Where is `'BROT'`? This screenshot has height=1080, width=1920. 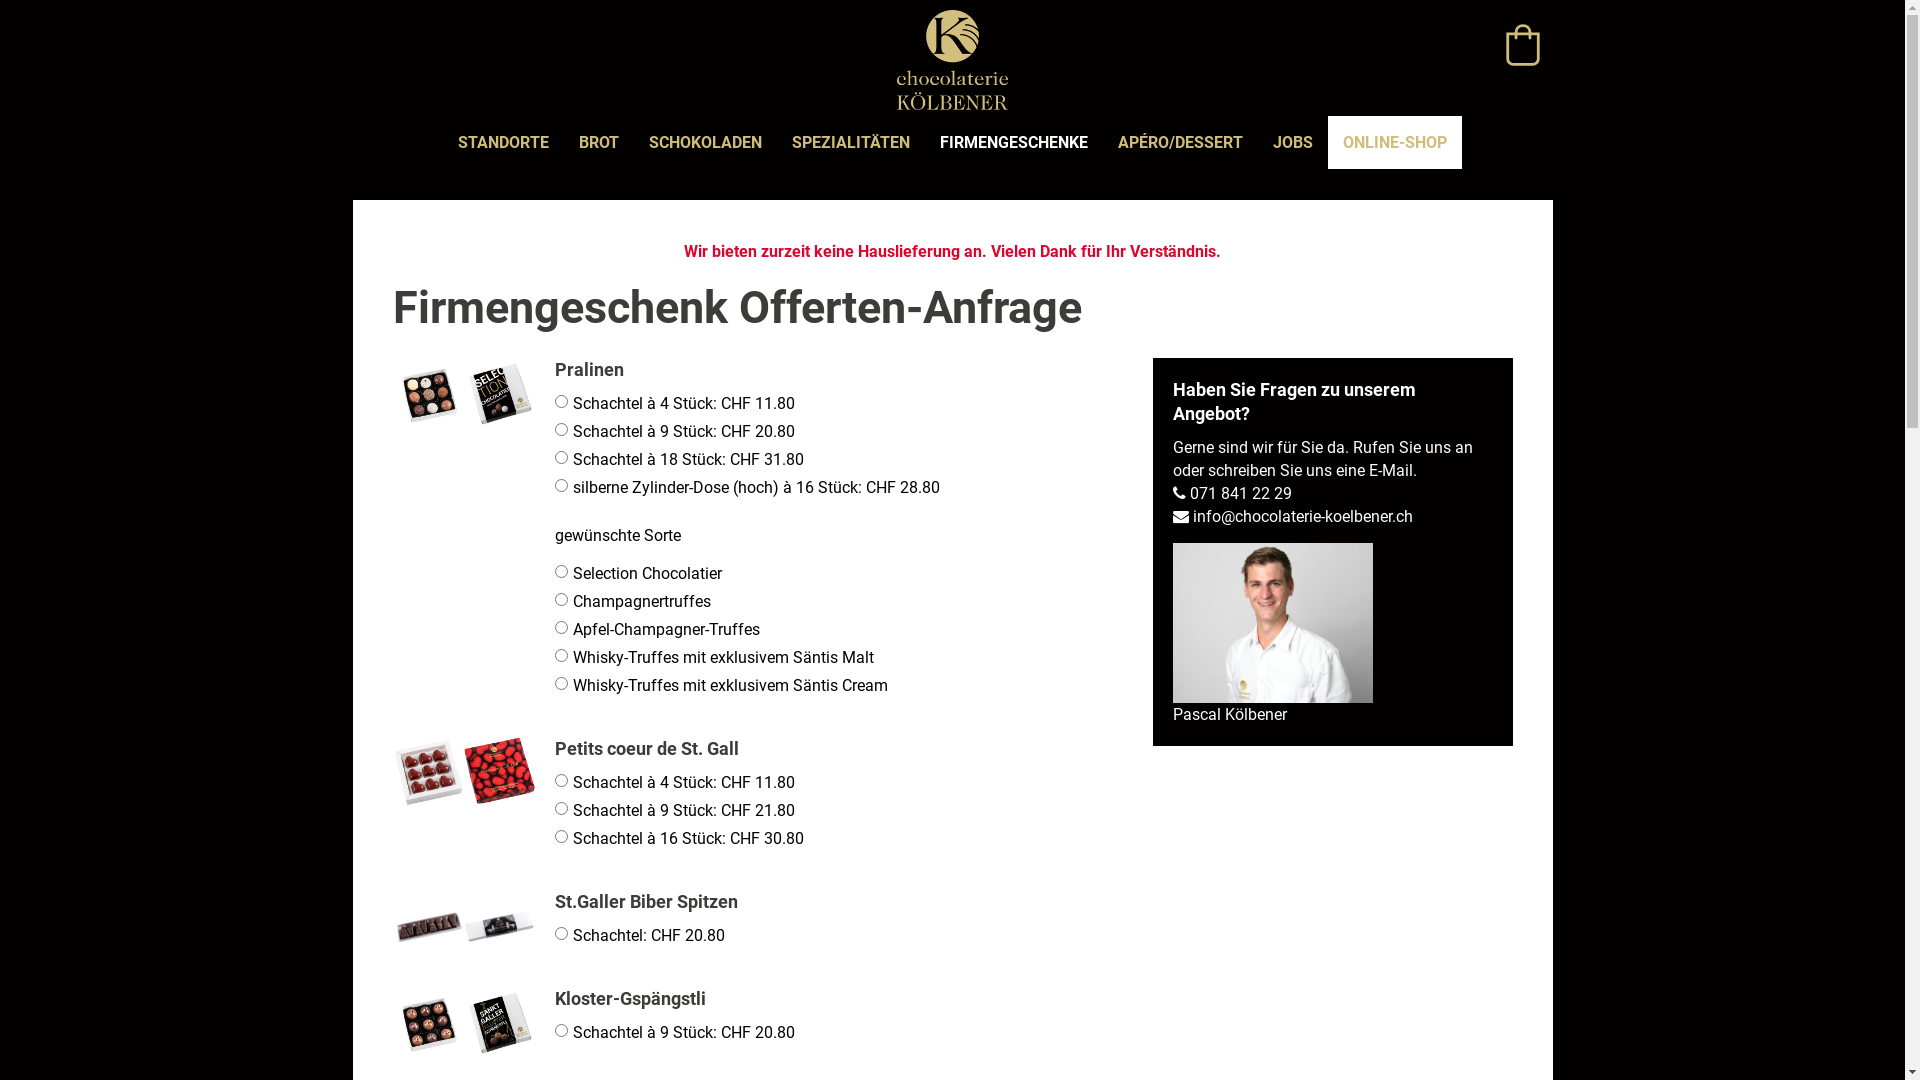
'BROT' is located at coordinates (563, 141).